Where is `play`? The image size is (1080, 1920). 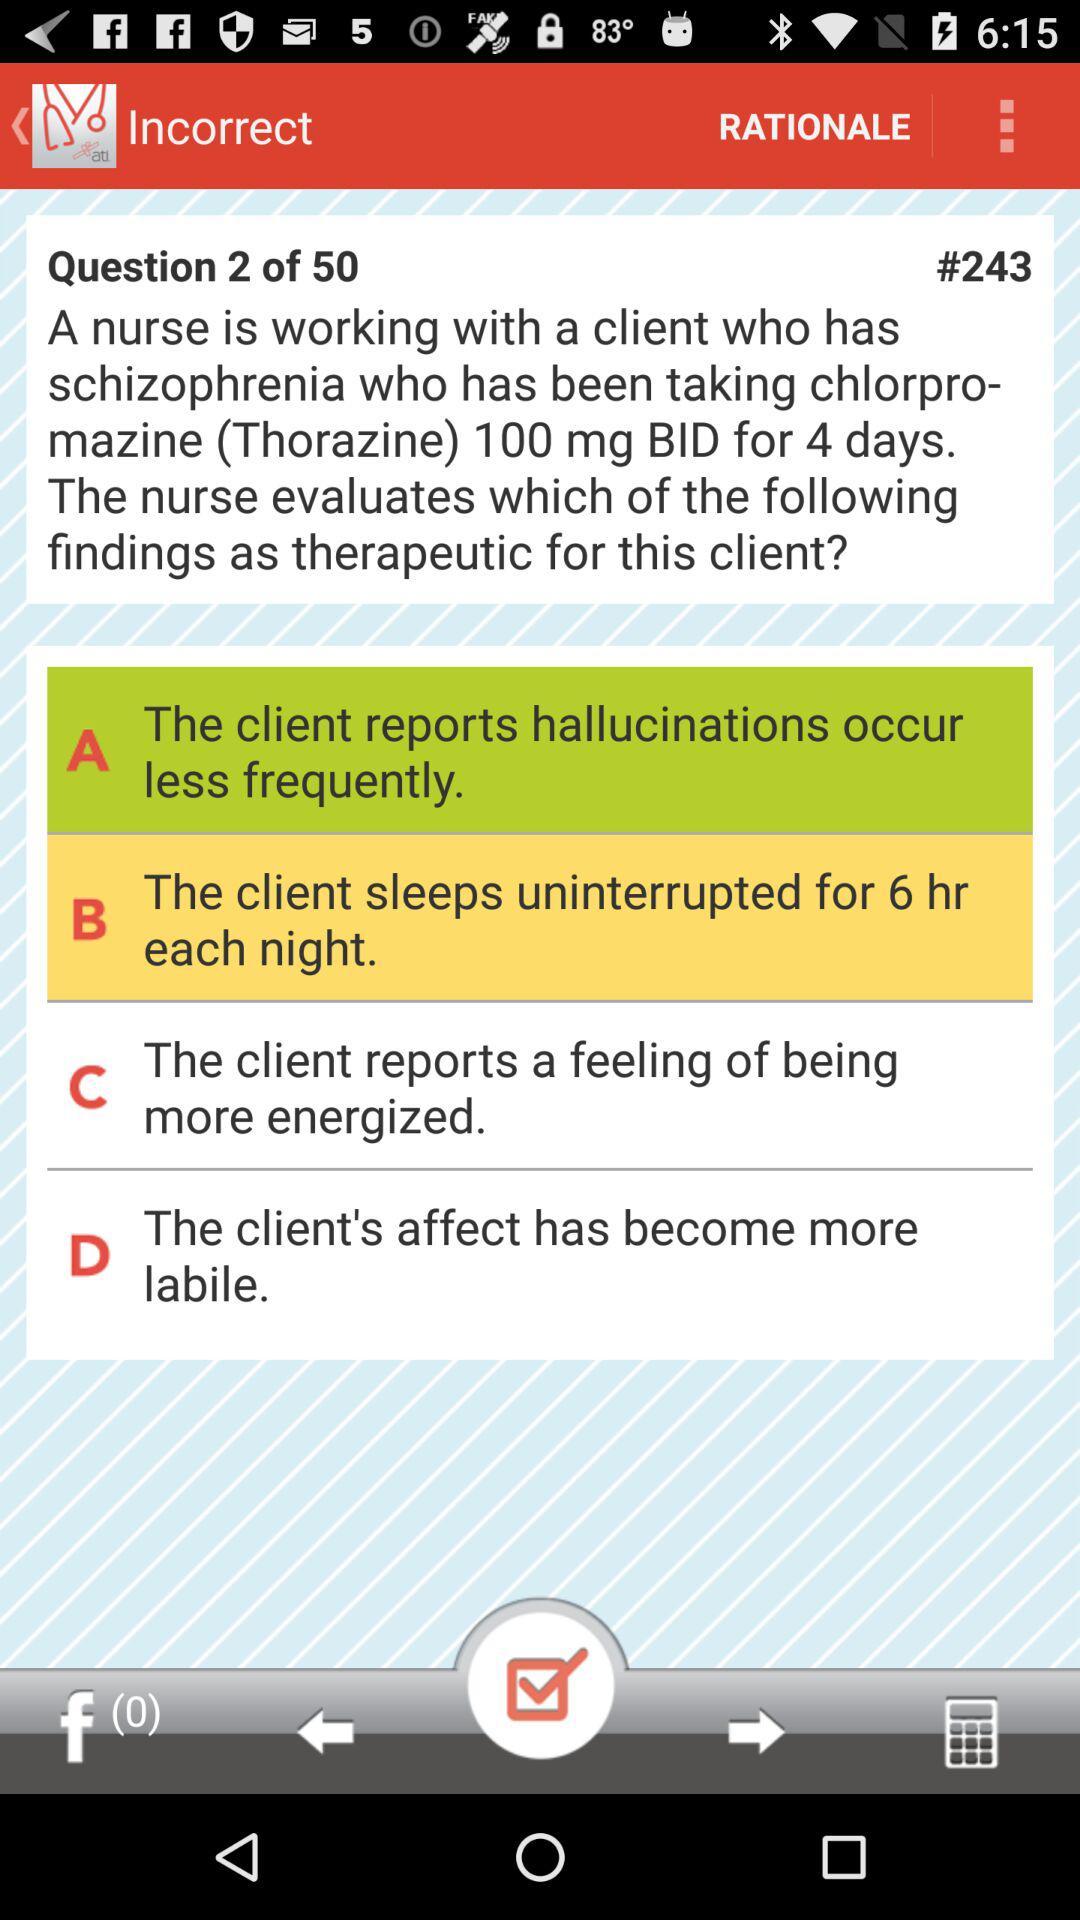 play is located at coordinates (540, 1677).